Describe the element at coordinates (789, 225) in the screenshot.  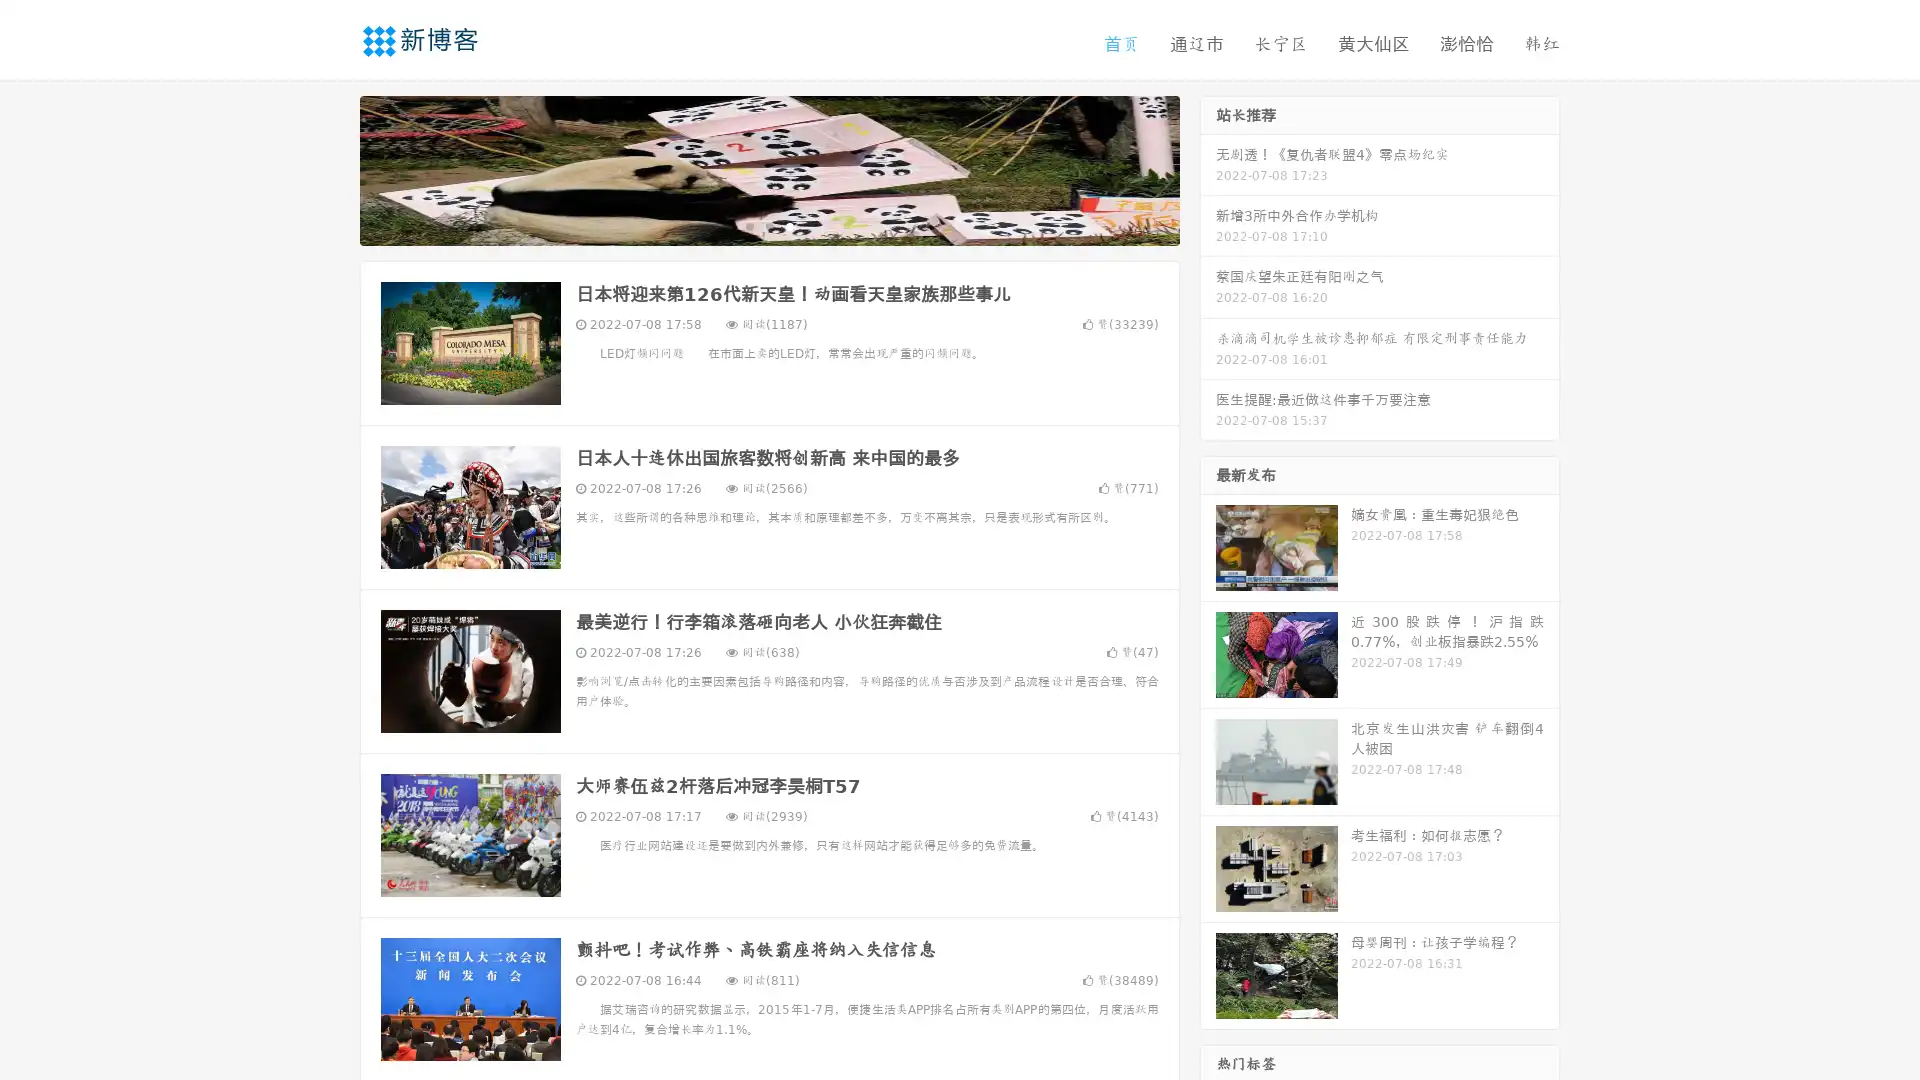
I see `Go to slide 3` at that location.